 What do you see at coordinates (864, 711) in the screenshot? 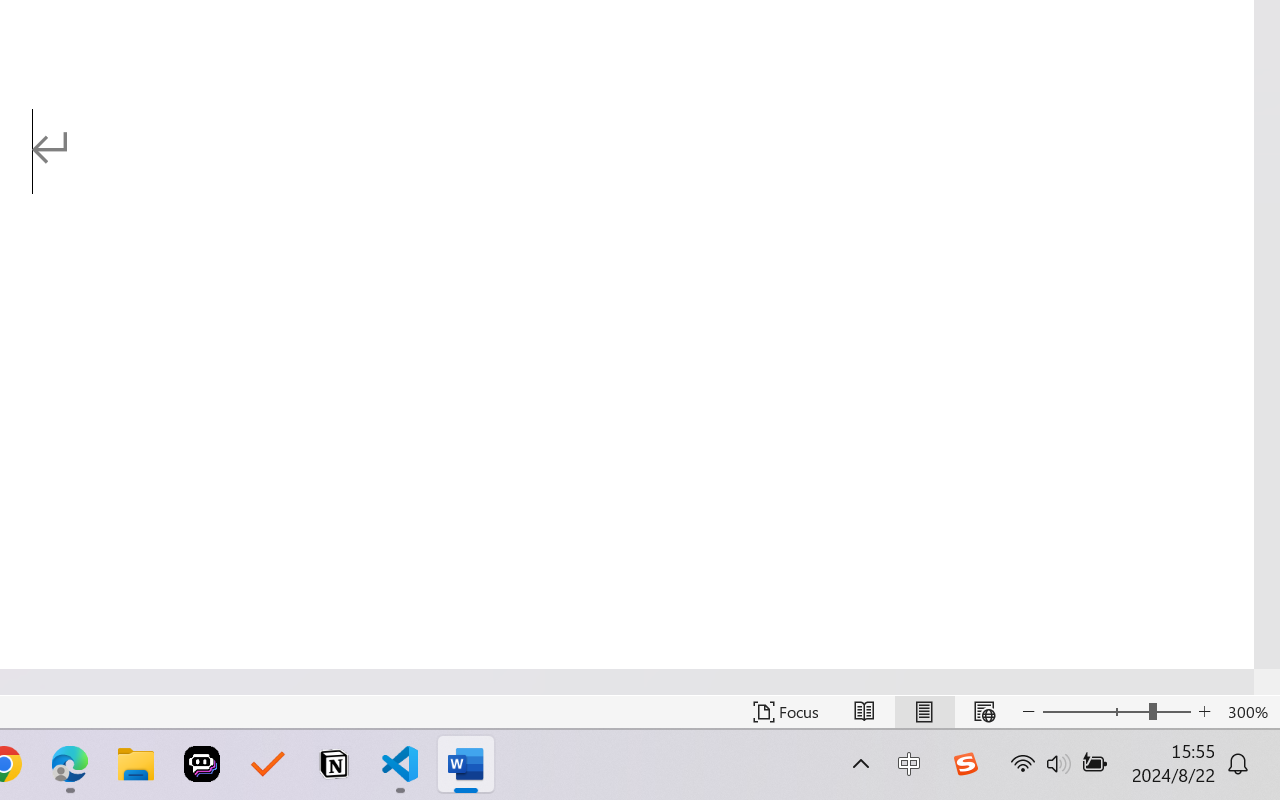
I see `'Read Mode'` at bounding box center [864, 711].